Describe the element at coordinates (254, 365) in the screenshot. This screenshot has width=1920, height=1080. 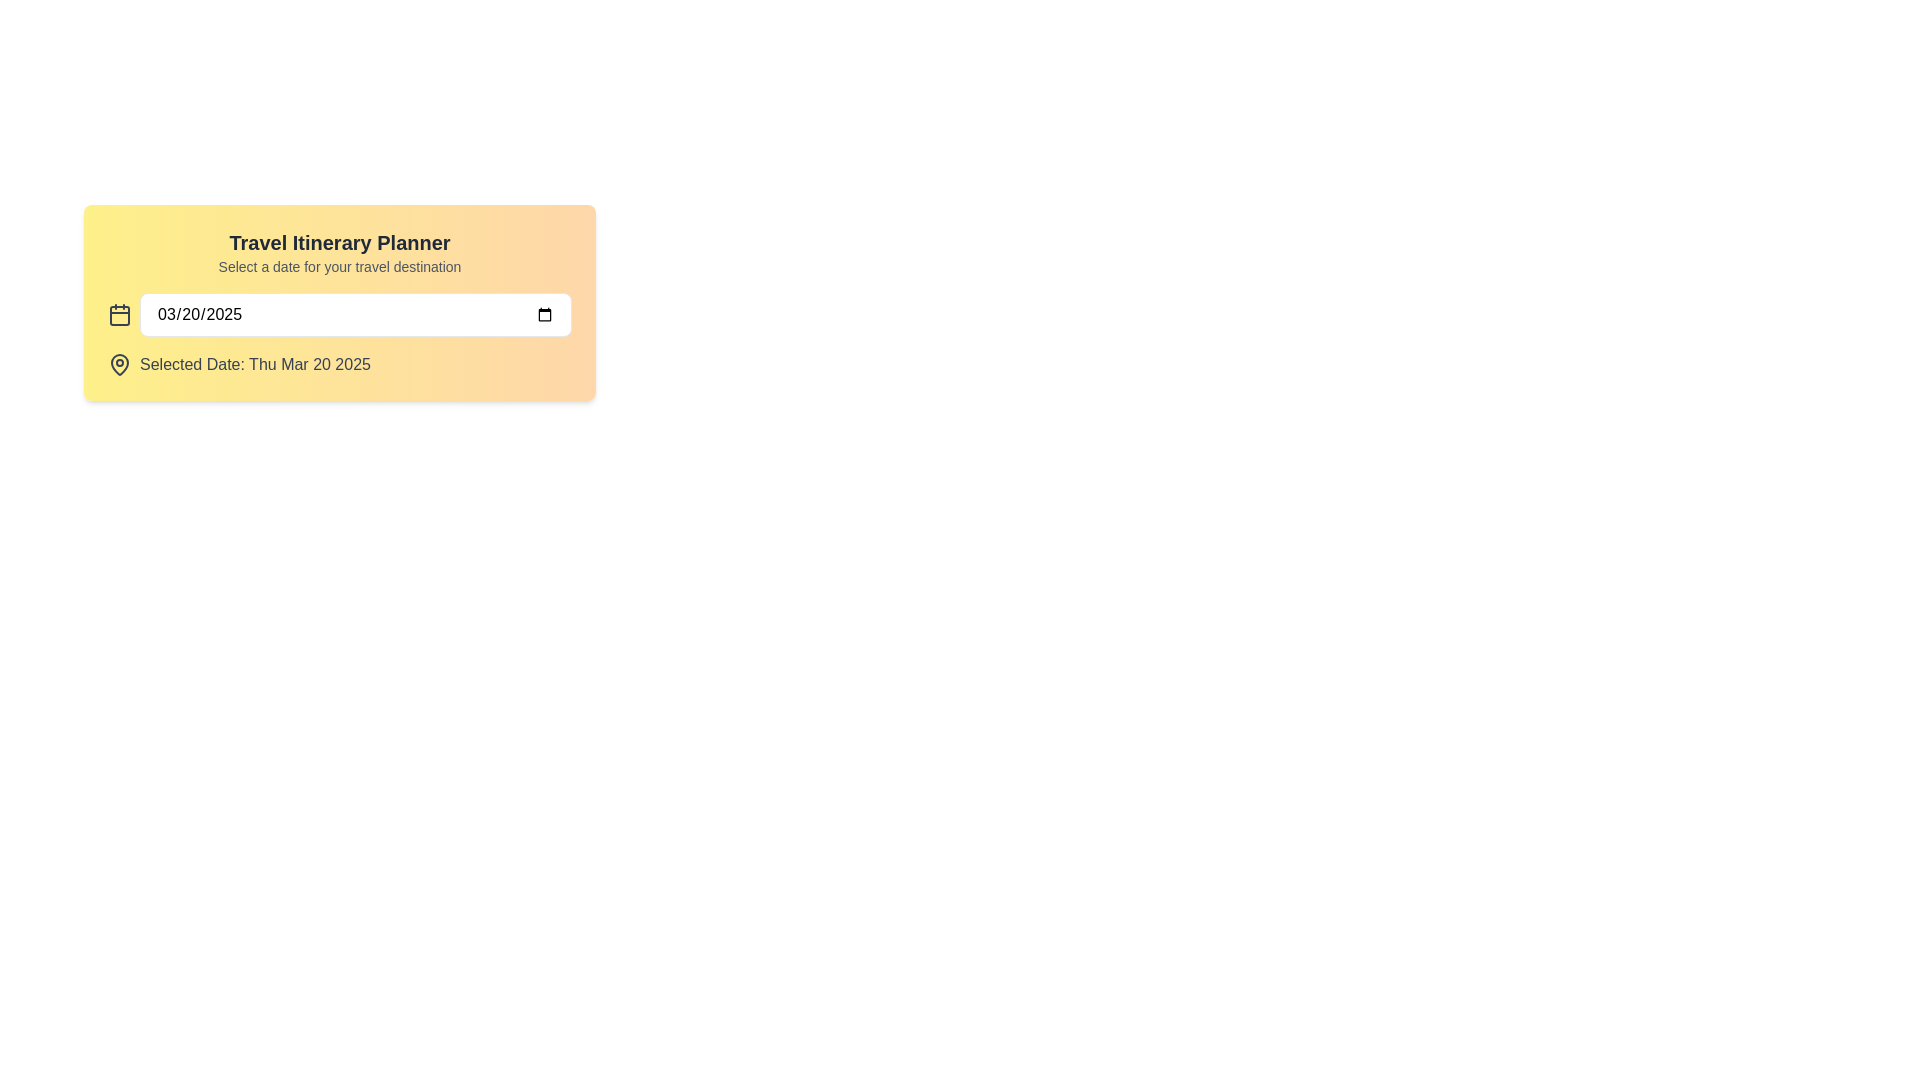
I see `the static text display that shows the selected travel date in the travel planner section, located below the calendar date input field and to the right of the location pin icon` at that location.